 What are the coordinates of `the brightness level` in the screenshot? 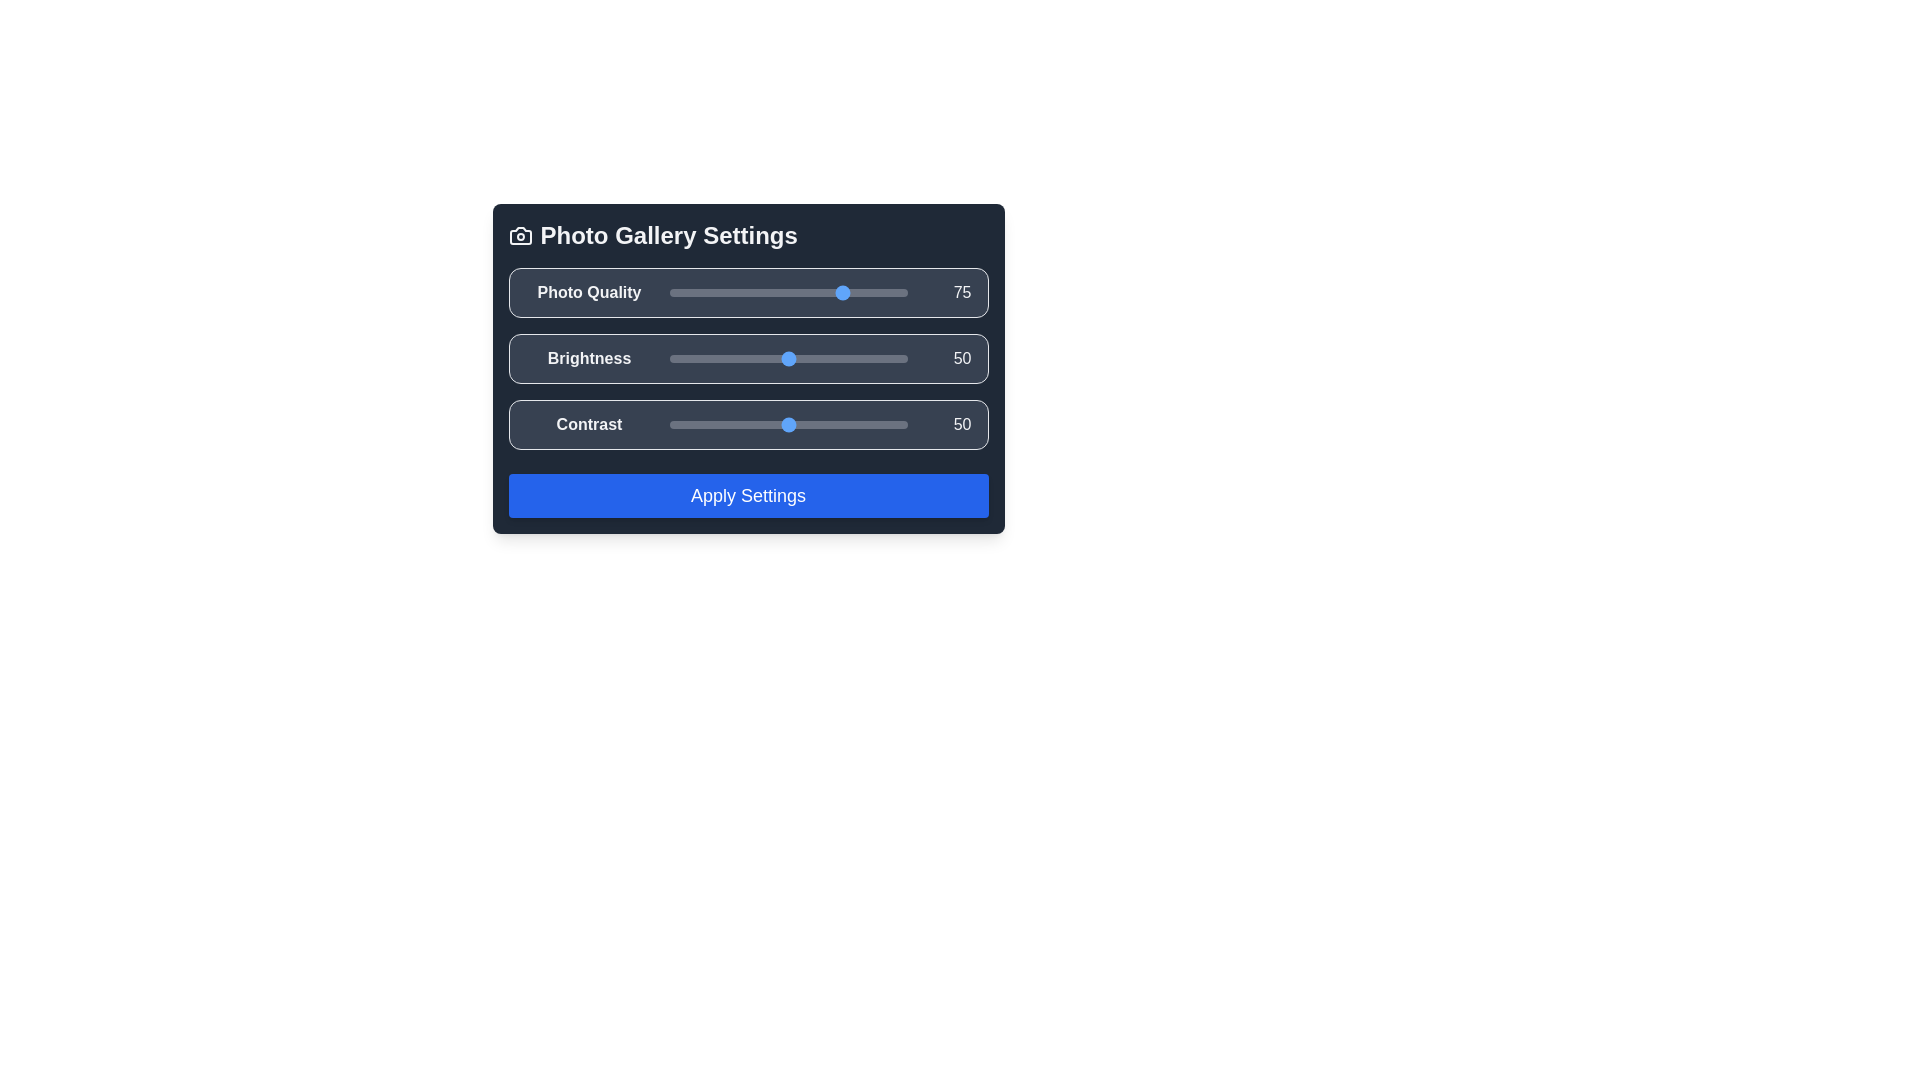 It's located at (777, 357).